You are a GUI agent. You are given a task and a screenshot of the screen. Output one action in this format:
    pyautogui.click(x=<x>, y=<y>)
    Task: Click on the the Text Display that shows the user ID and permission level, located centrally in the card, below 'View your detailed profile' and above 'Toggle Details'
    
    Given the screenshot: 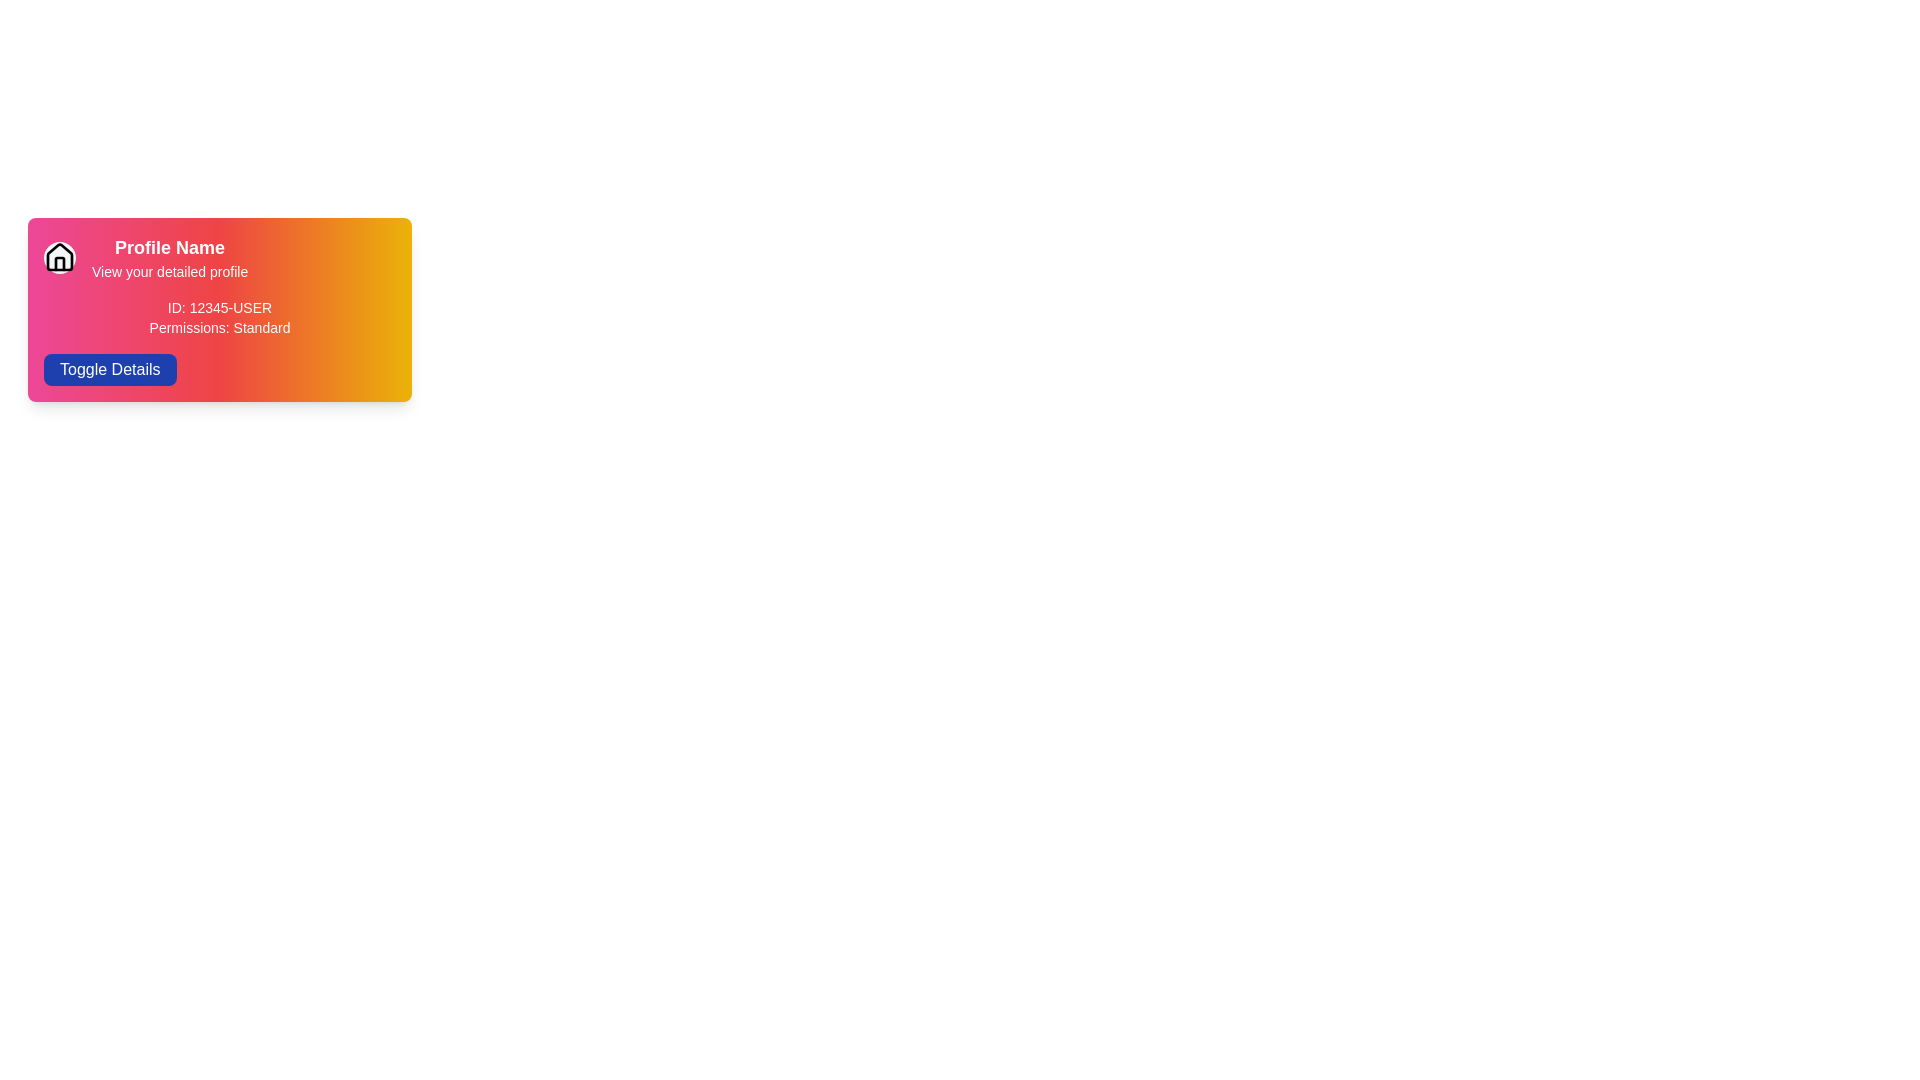 What is the action you would take?
    pyautogui.click(x=220, y=316)
    